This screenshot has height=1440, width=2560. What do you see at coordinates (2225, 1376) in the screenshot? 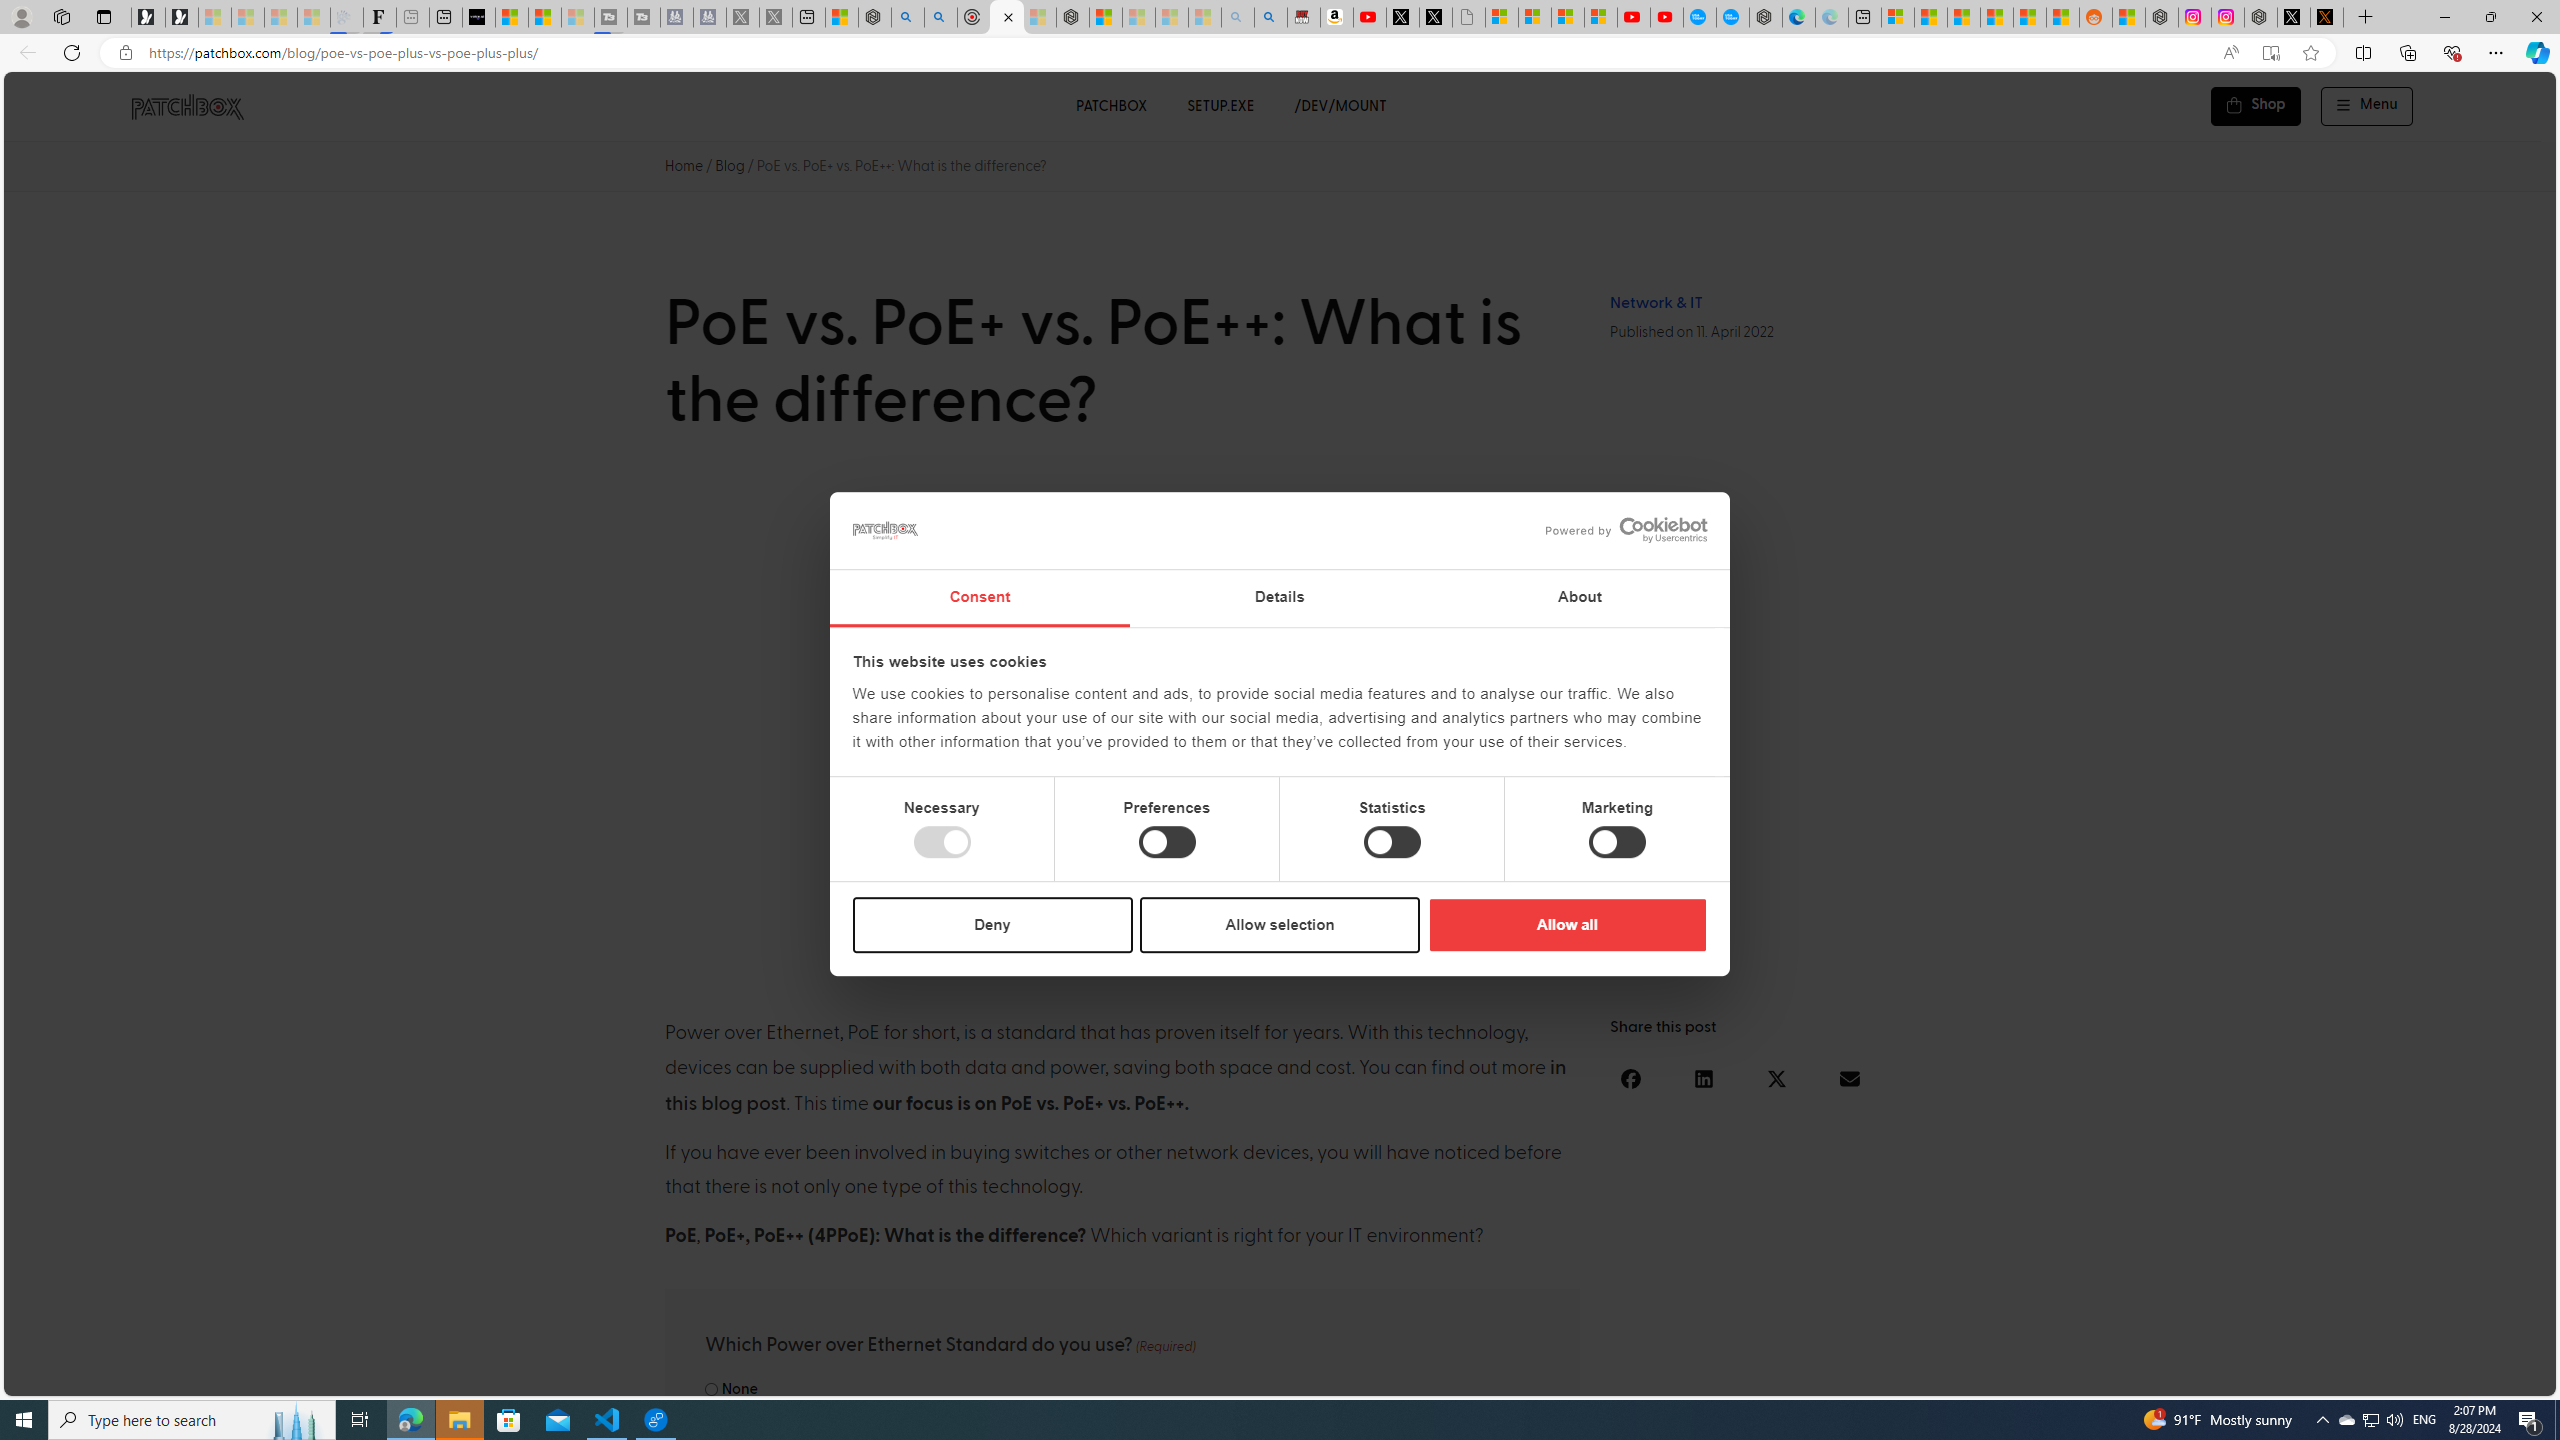
I see `'Language switcher : Italian'` at bounding box center [2225, 1376].